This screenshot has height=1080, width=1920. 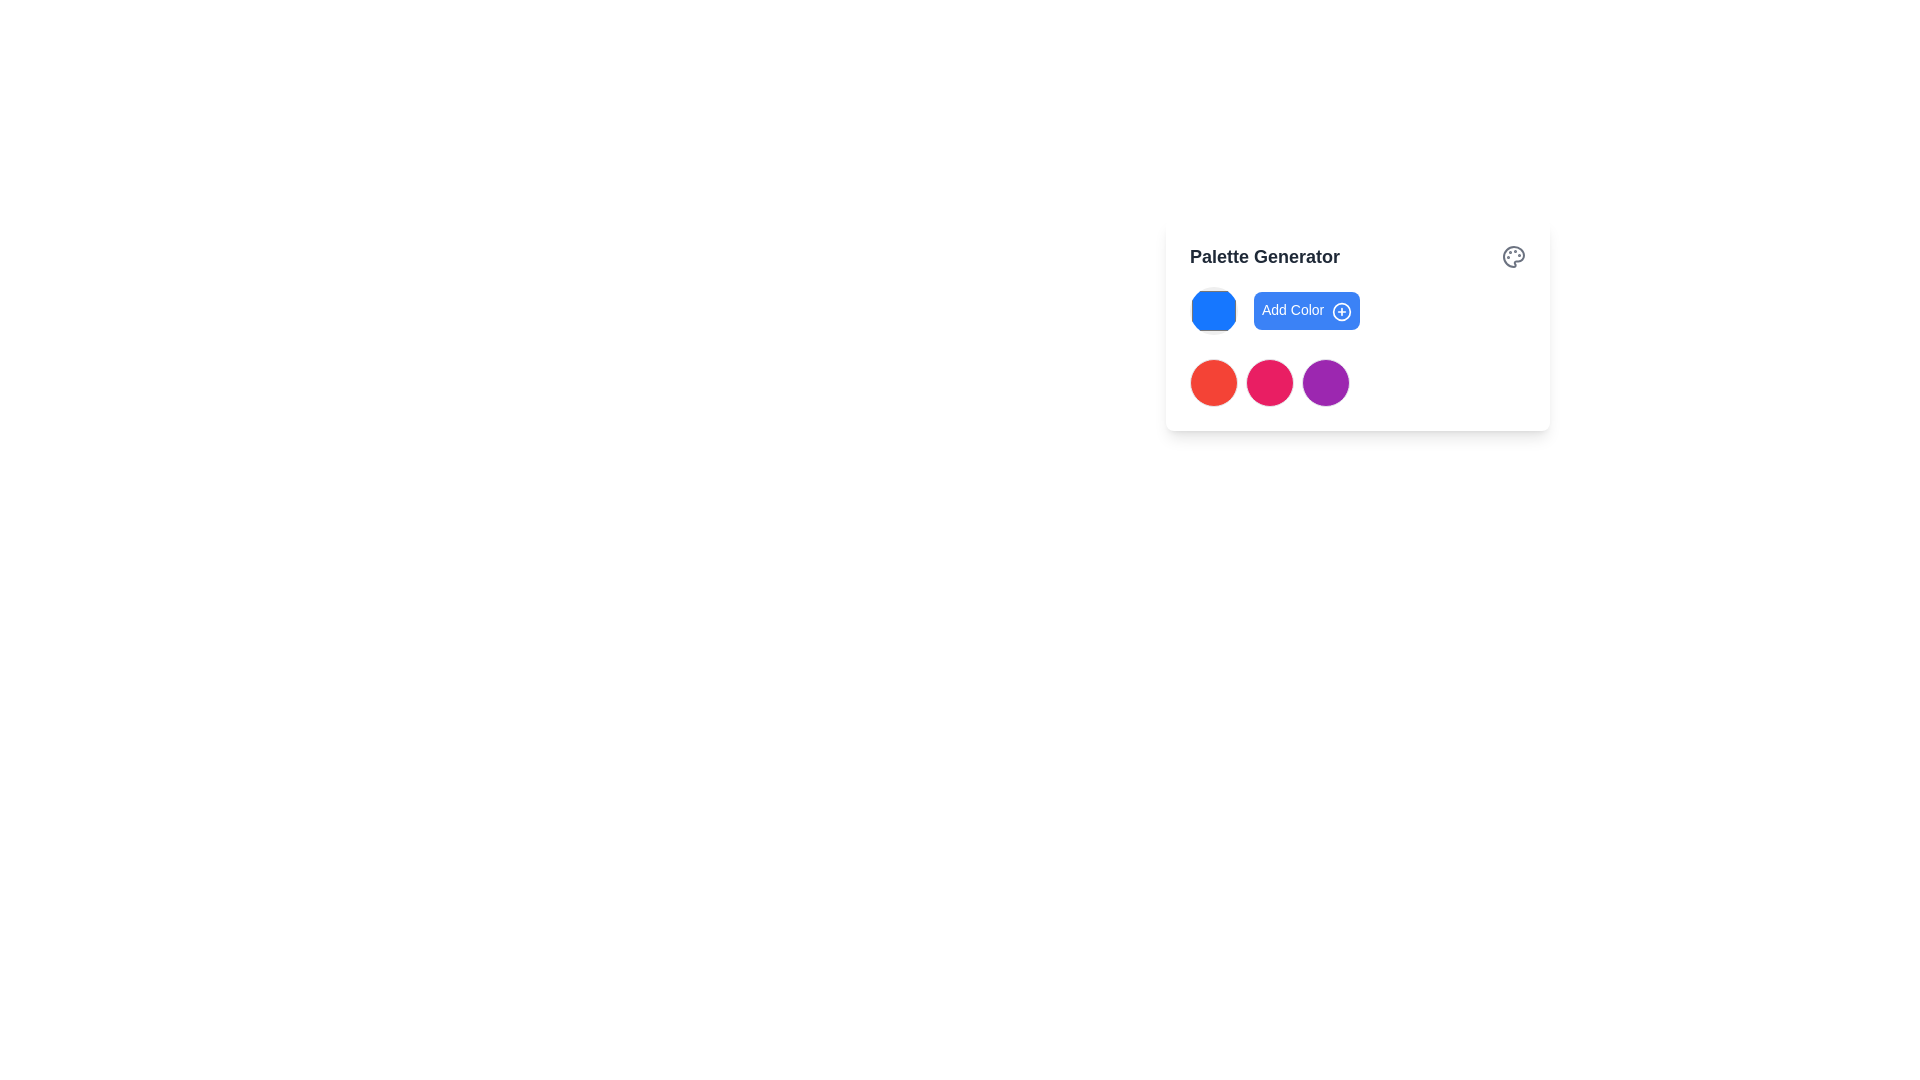 What do you see at coordinates (1342, 311) in the screenshot?
I see `the circular graphic with a blue border that is part of the plus sign icon next to the 'Add Color' button in the Palette Generator section` at bounding box center [1342, 311].